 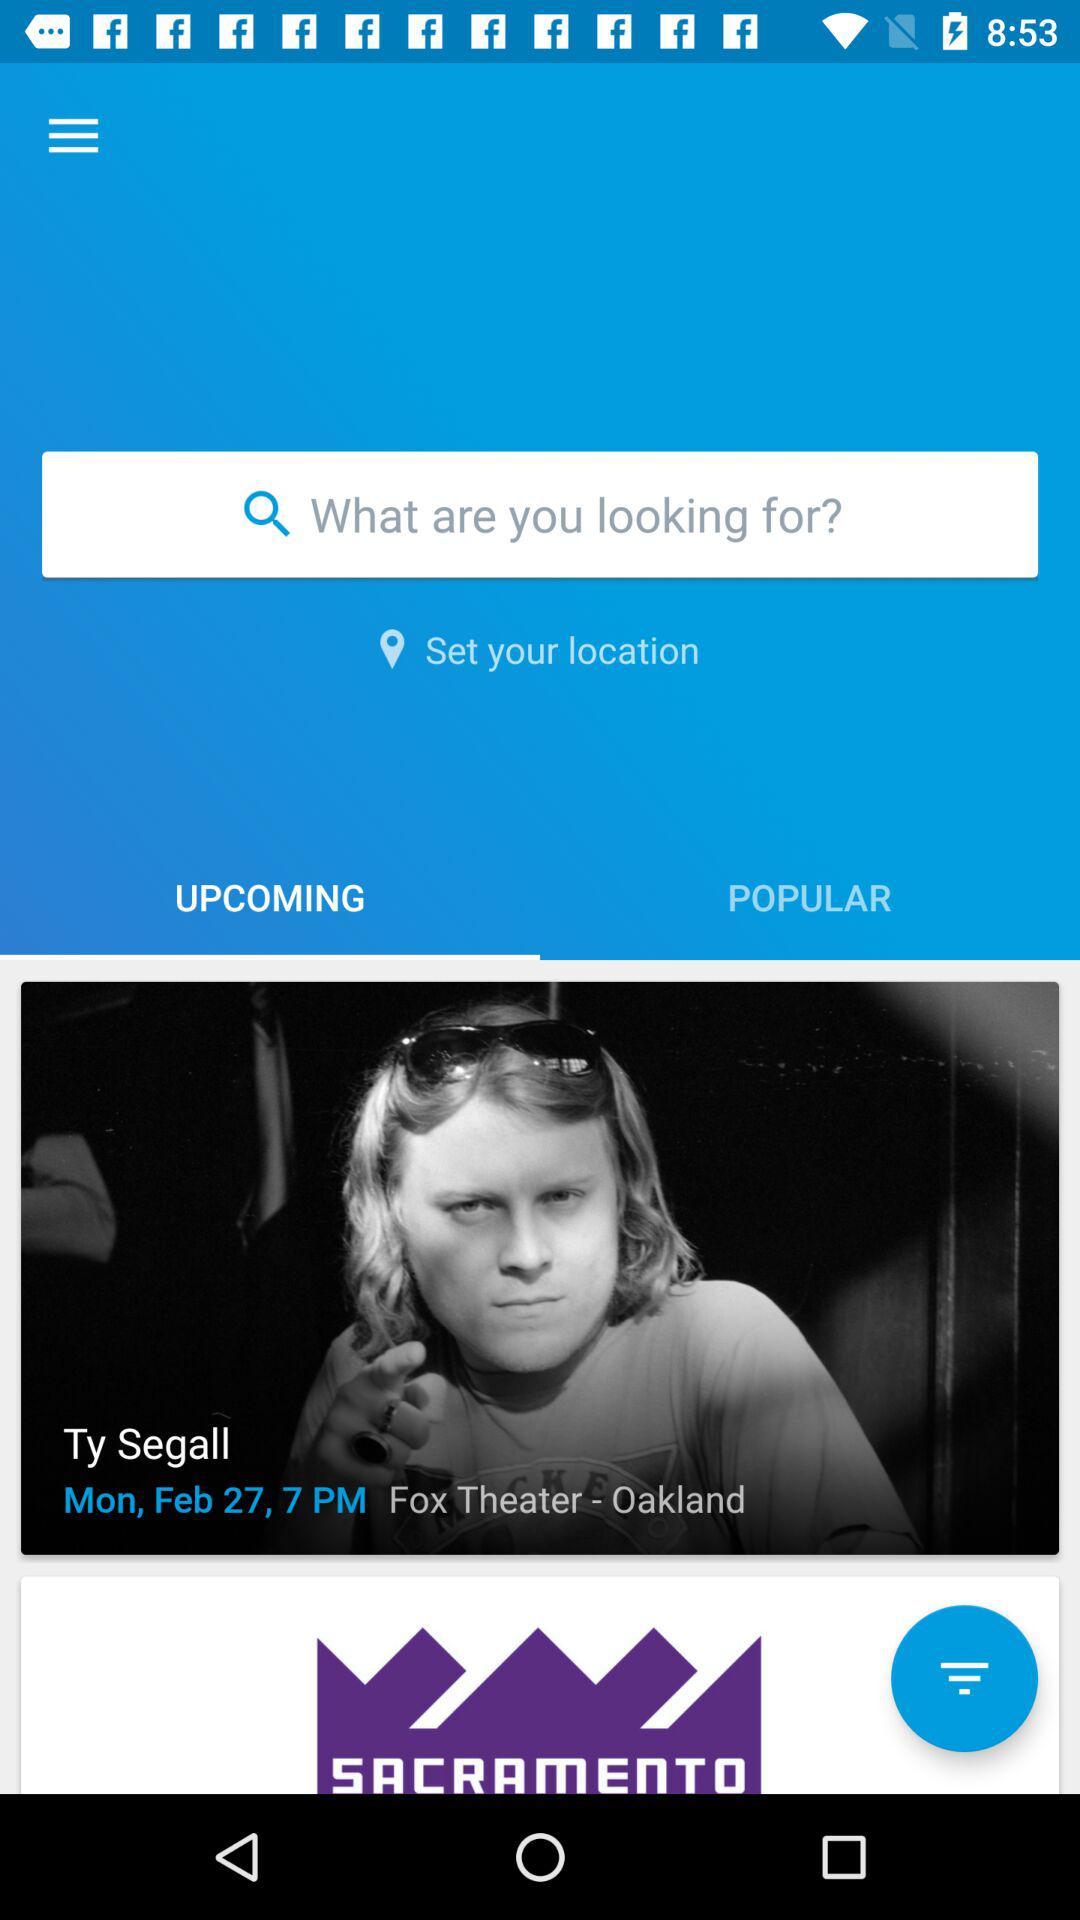 I want to click on the filter_list icon, so click(x=963, y=1678).